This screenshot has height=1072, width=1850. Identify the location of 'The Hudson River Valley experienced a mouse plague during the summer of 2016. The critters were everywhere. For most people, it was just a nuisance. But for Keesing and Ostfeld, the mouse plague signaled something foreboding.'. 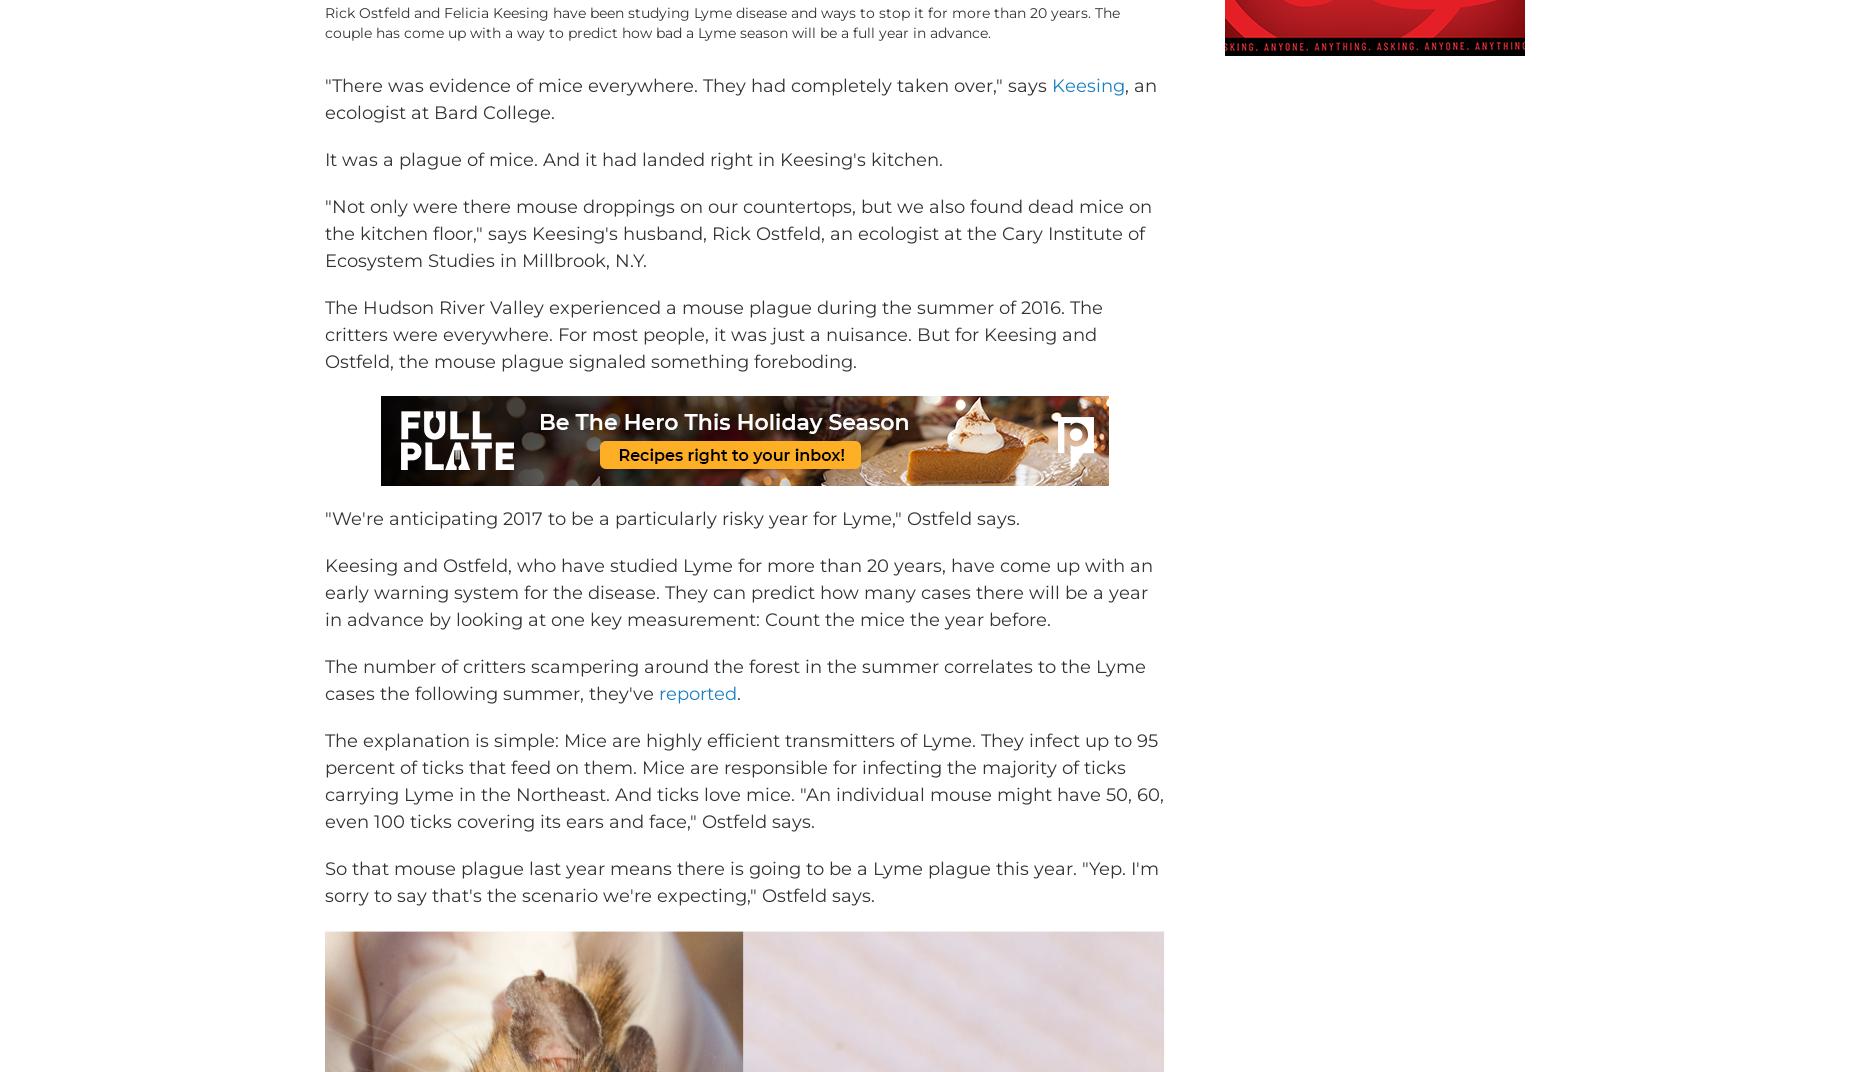
(713, 364).